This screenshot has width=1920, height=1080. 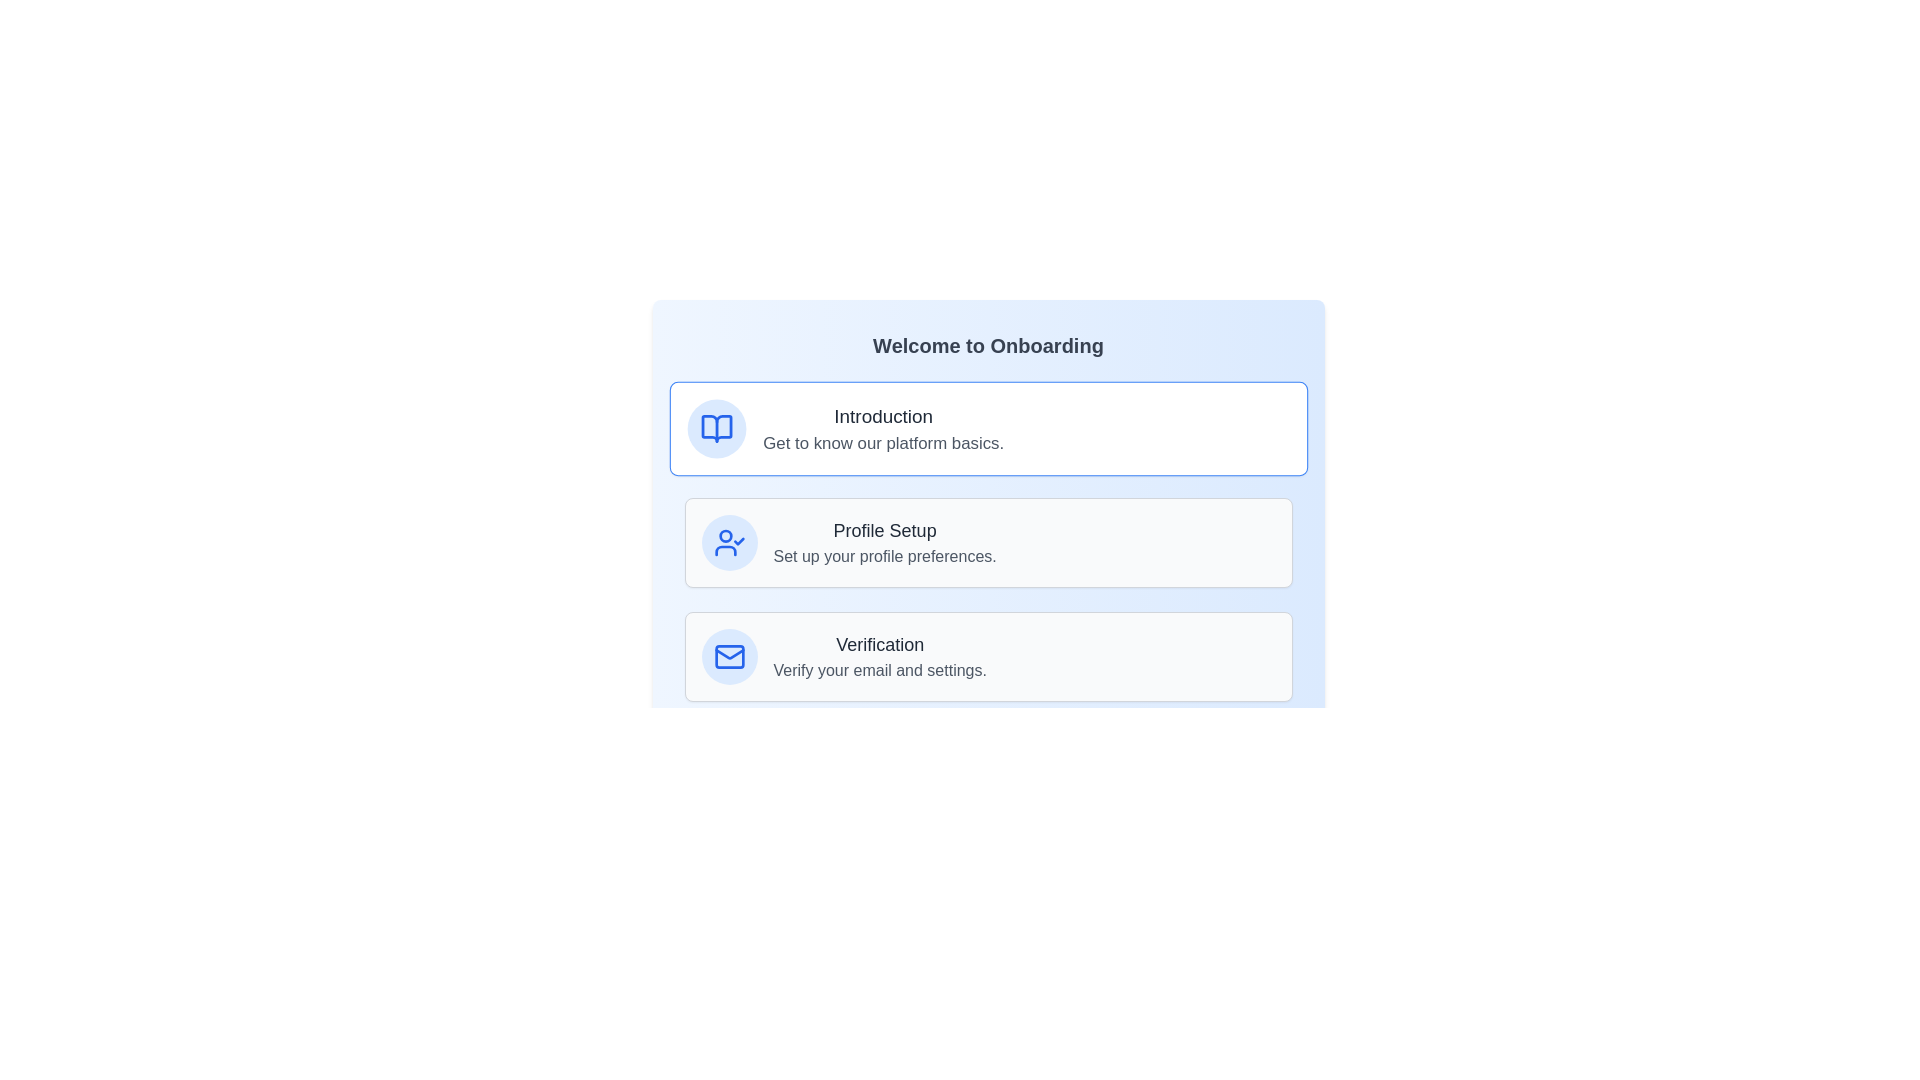 I want to click on the second item in the onboarding list titled 'Profile Setup', which is an informational card with a user figure icon and a checkmark, located under the heading 'Welcome to Onboarding', so click(x=988, y=543).